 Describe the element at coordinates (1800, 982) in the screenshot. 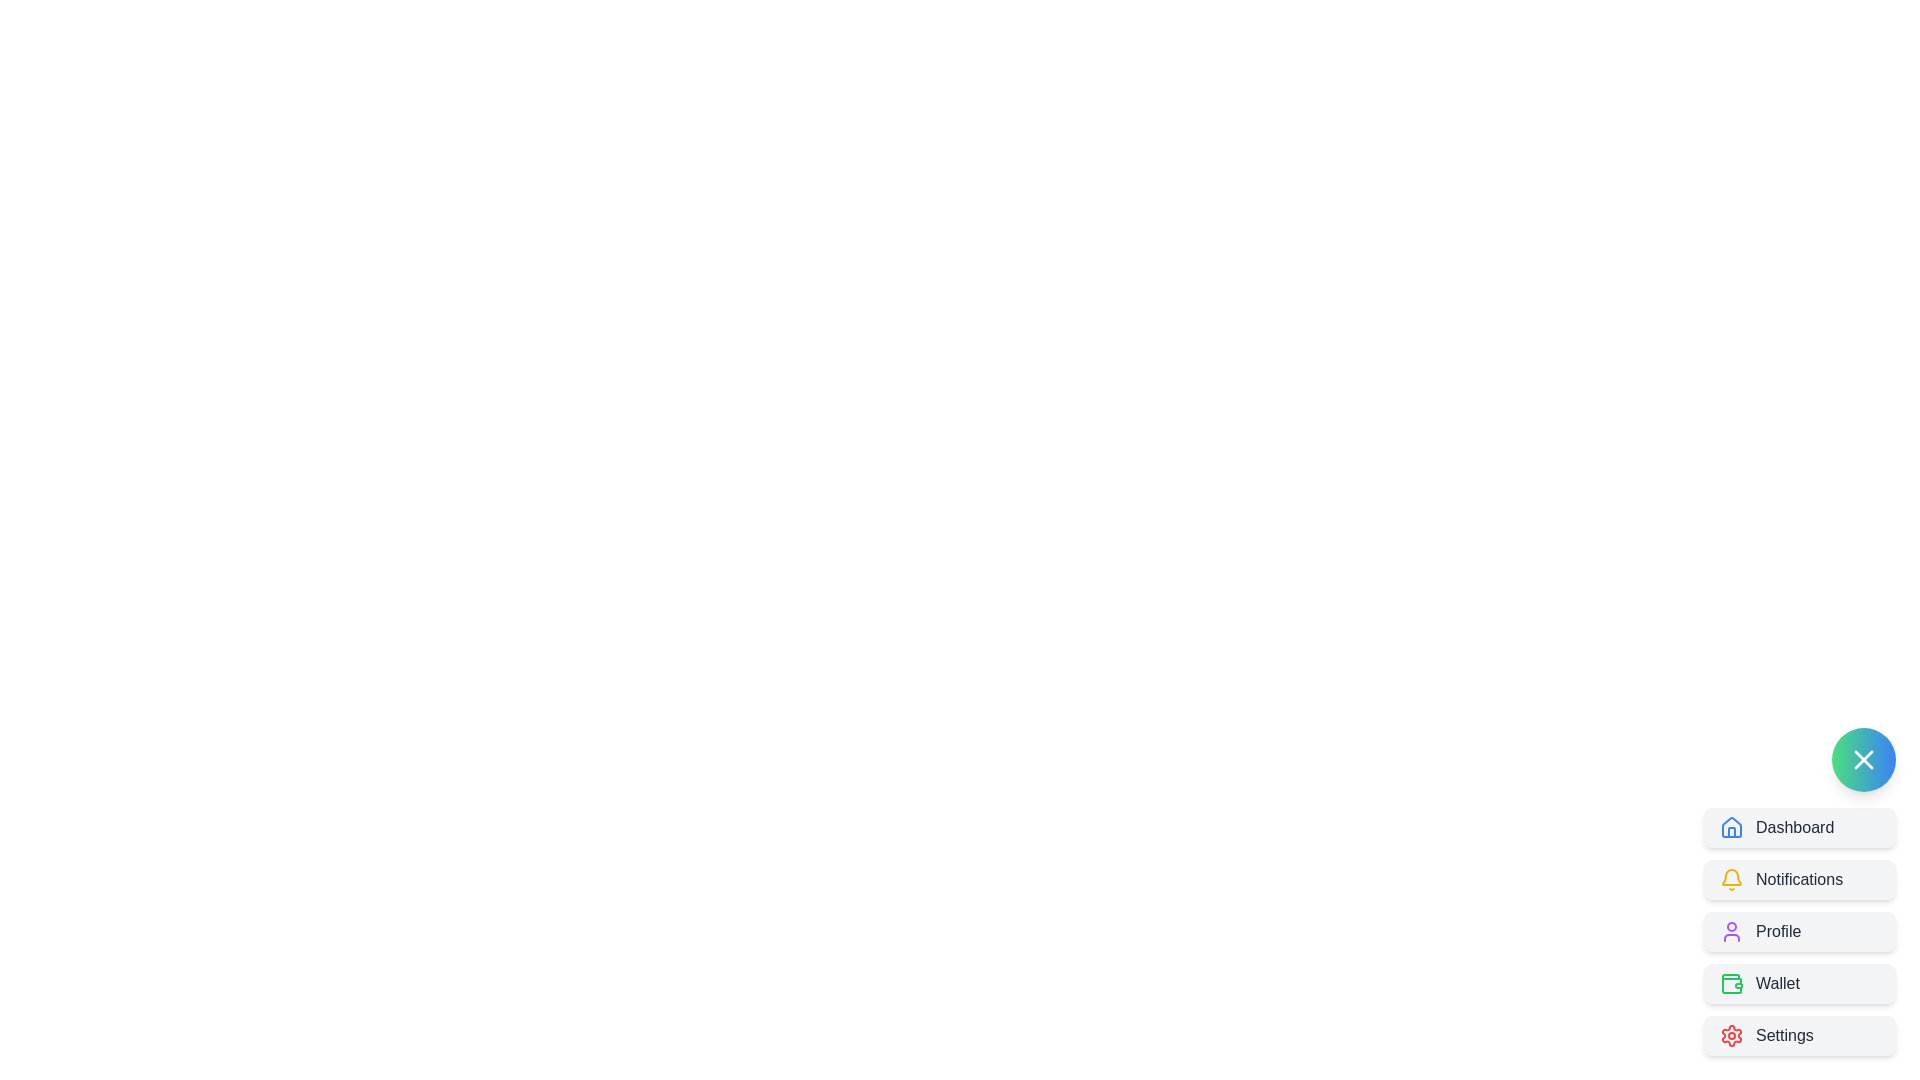

I see `the 'Wallet' navigation button, which is located in the fourth position under the menu group, between 'Profile' and 'Settings'` at that location.